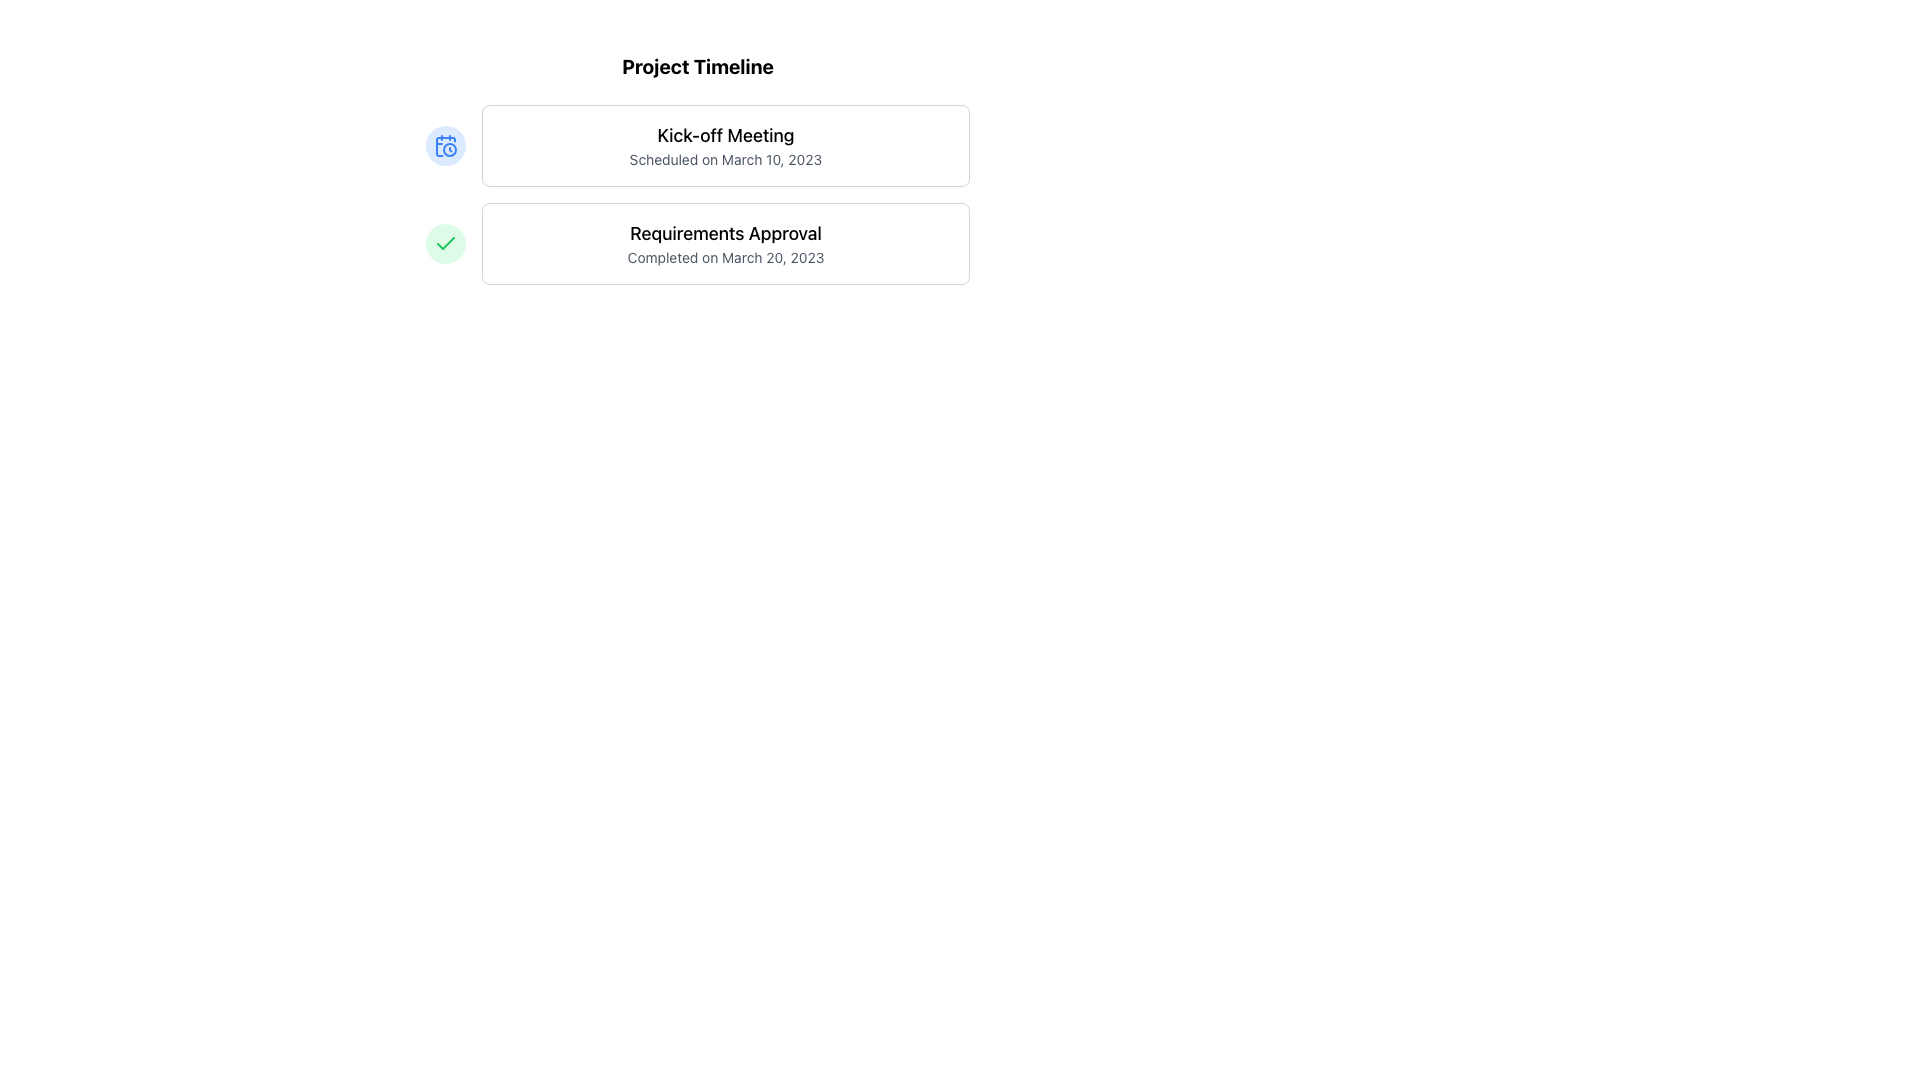 This screenshot has width=1920, height=1080. Describe the element at coordinates (445, 242) in the screenshot. I see `the circular icon with a green checkmark that indicates task completion, located next to the text 'Completed on March 20, 2023'` at that location.